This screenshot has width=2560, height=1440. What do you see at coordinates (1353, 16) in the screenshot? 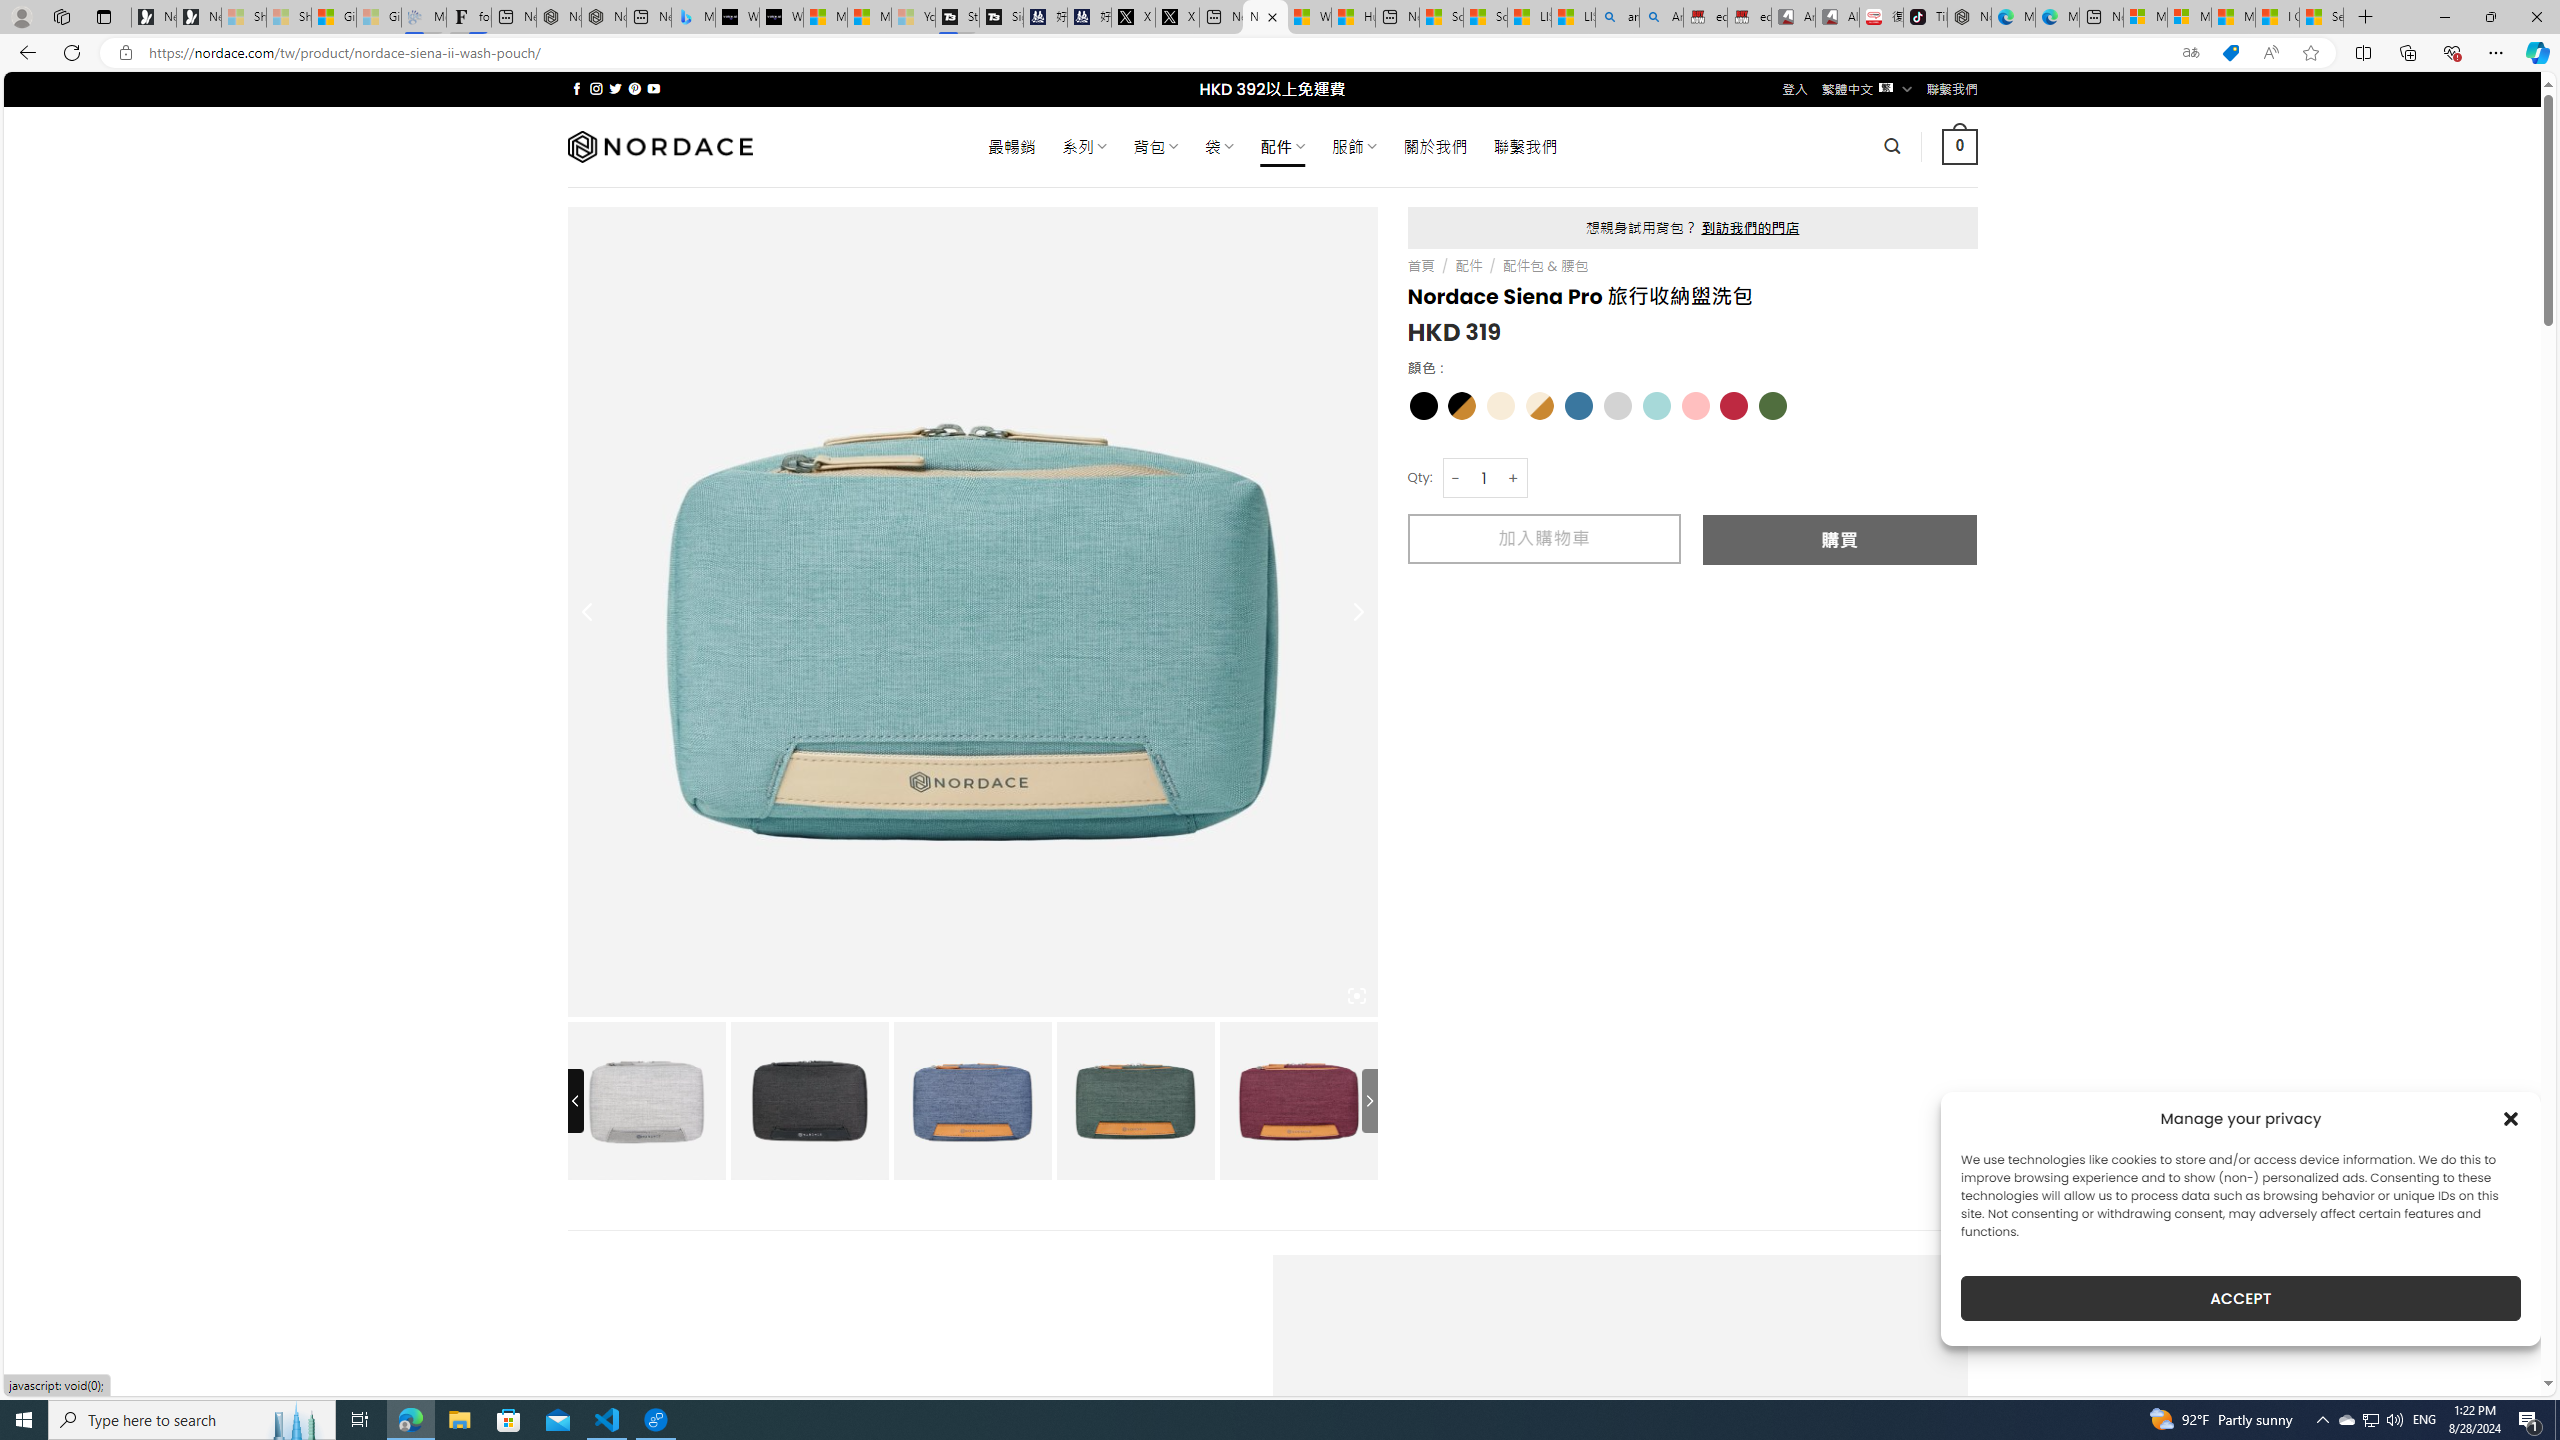
I see `'Huge shark washes ashore at New York City beach | Watch'` at bounding box center [1353, 16].